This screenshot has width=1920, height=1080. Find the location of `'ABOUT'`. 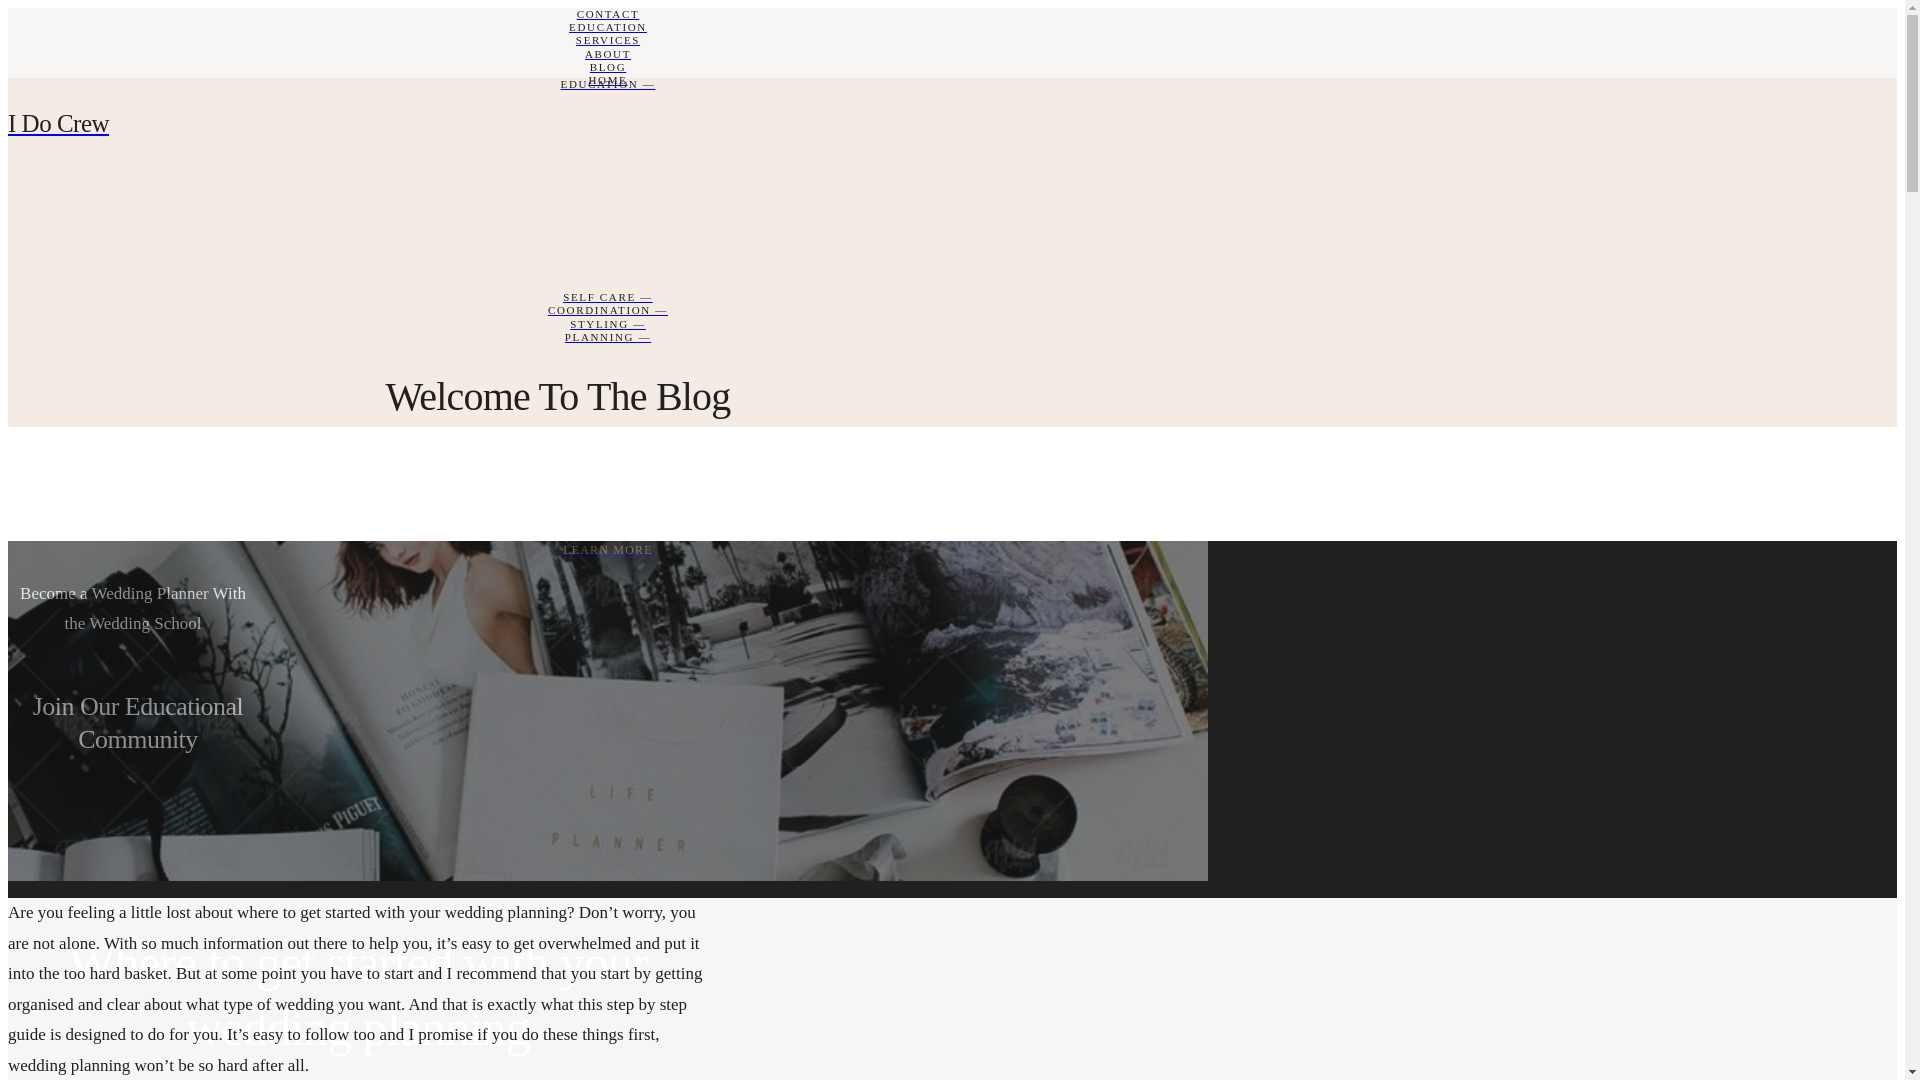

'ABOUT' is located at coordinates (8, 53).